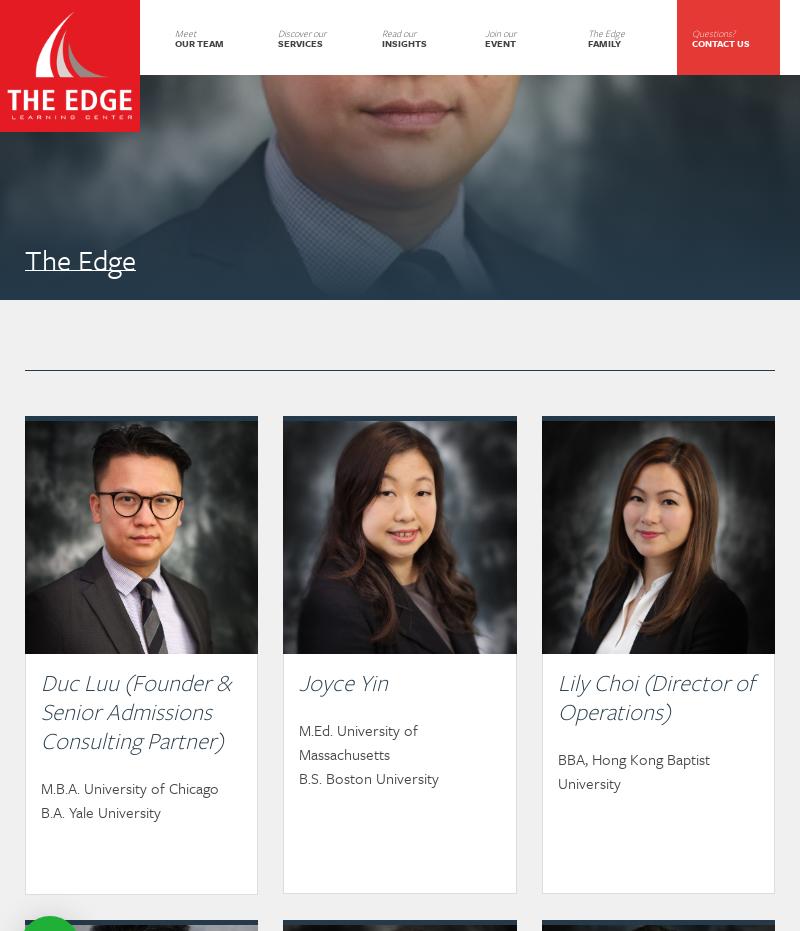 This screenshot has height=931, width=800. I want to click on 'Contact Us', so click(691, 40).